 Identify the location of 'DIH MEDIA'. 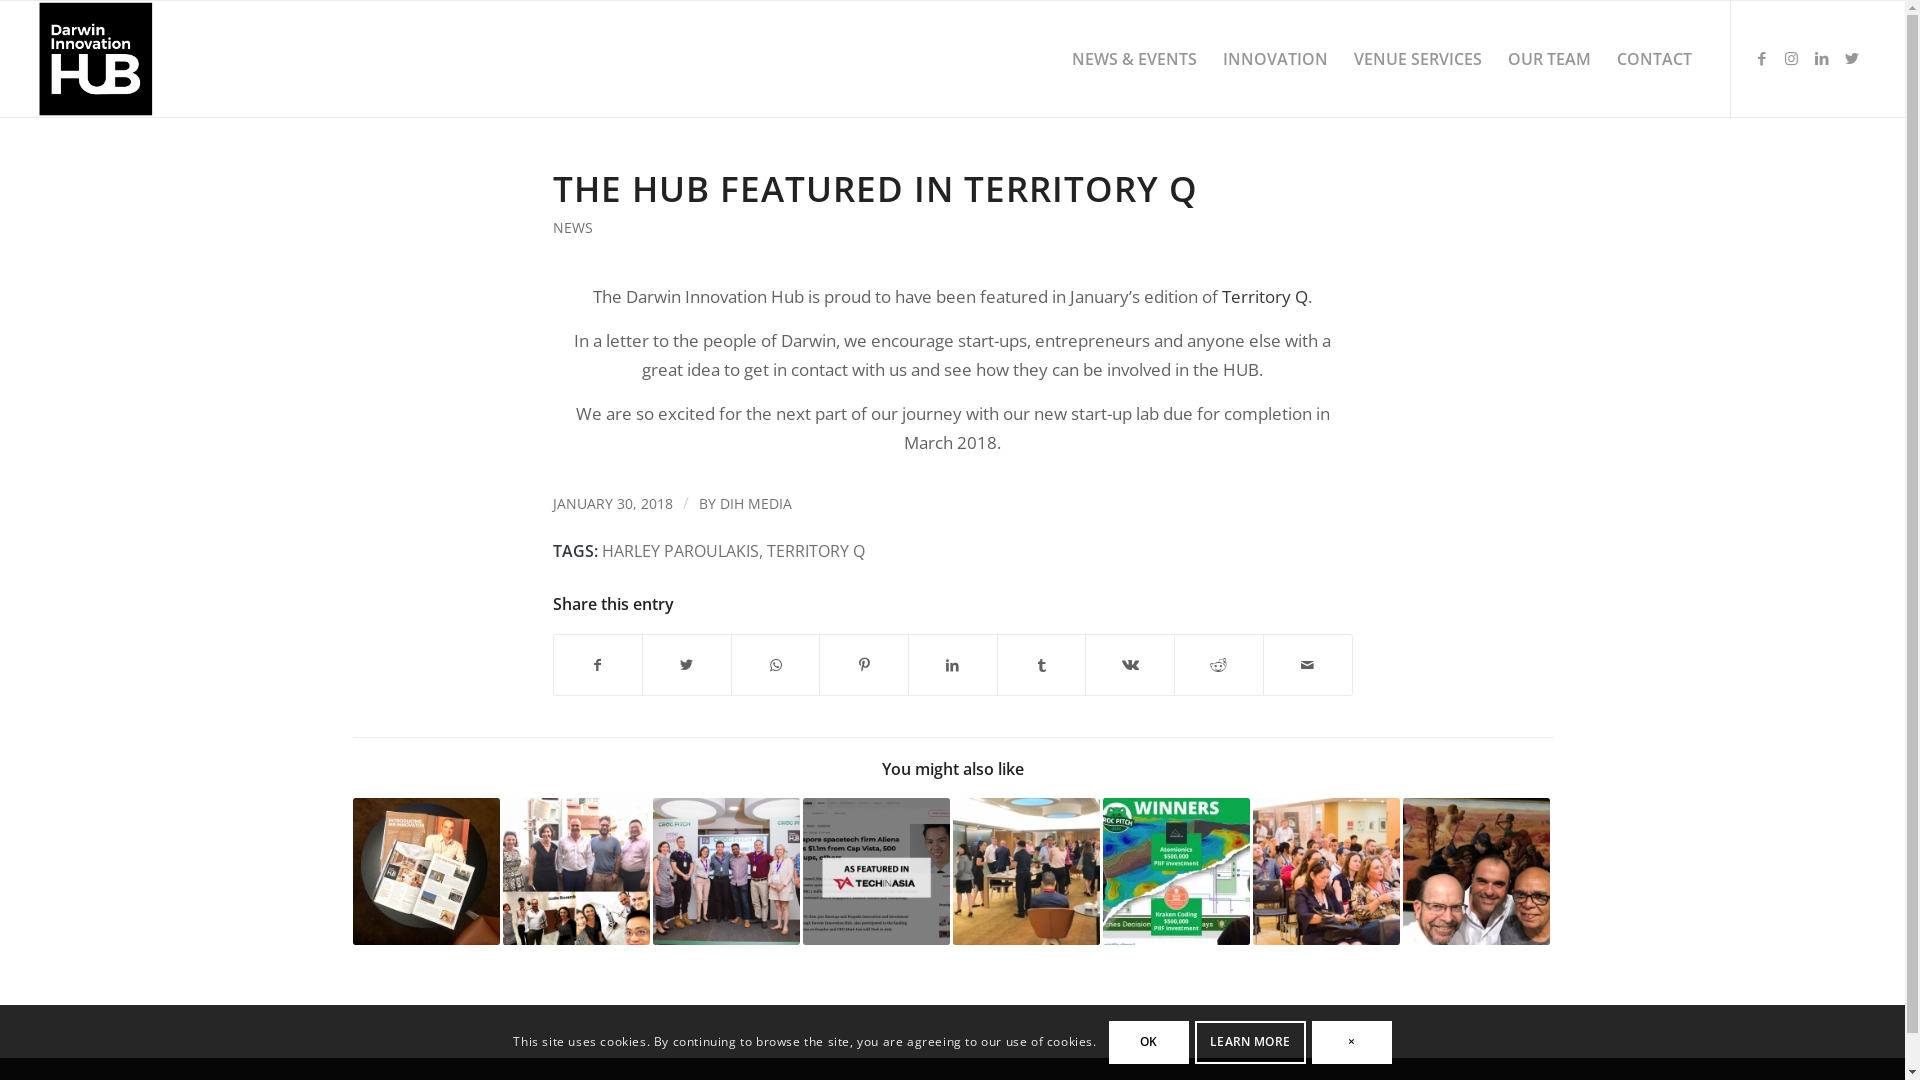
(754, 502).